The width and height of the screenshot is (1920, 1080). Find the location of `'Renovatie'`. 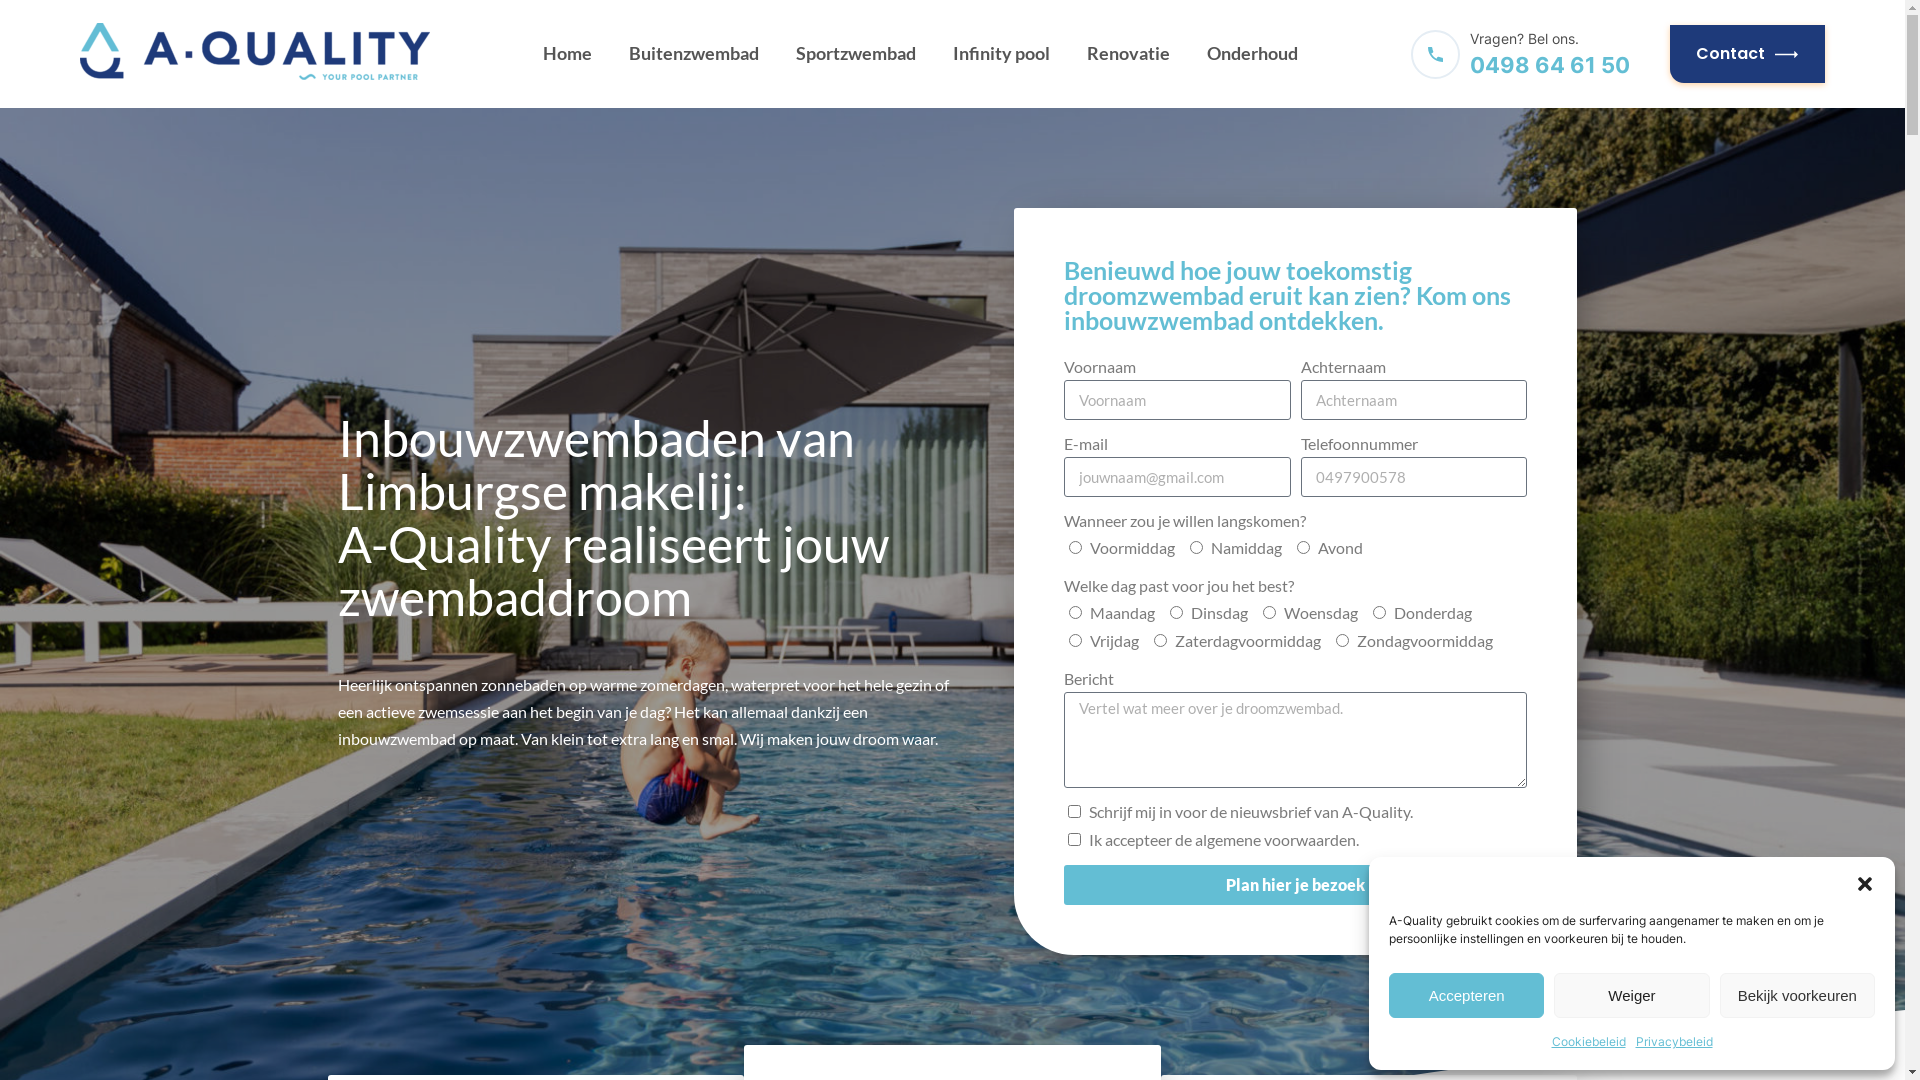

'Renovatie' is located at coordinates (1128, 53).